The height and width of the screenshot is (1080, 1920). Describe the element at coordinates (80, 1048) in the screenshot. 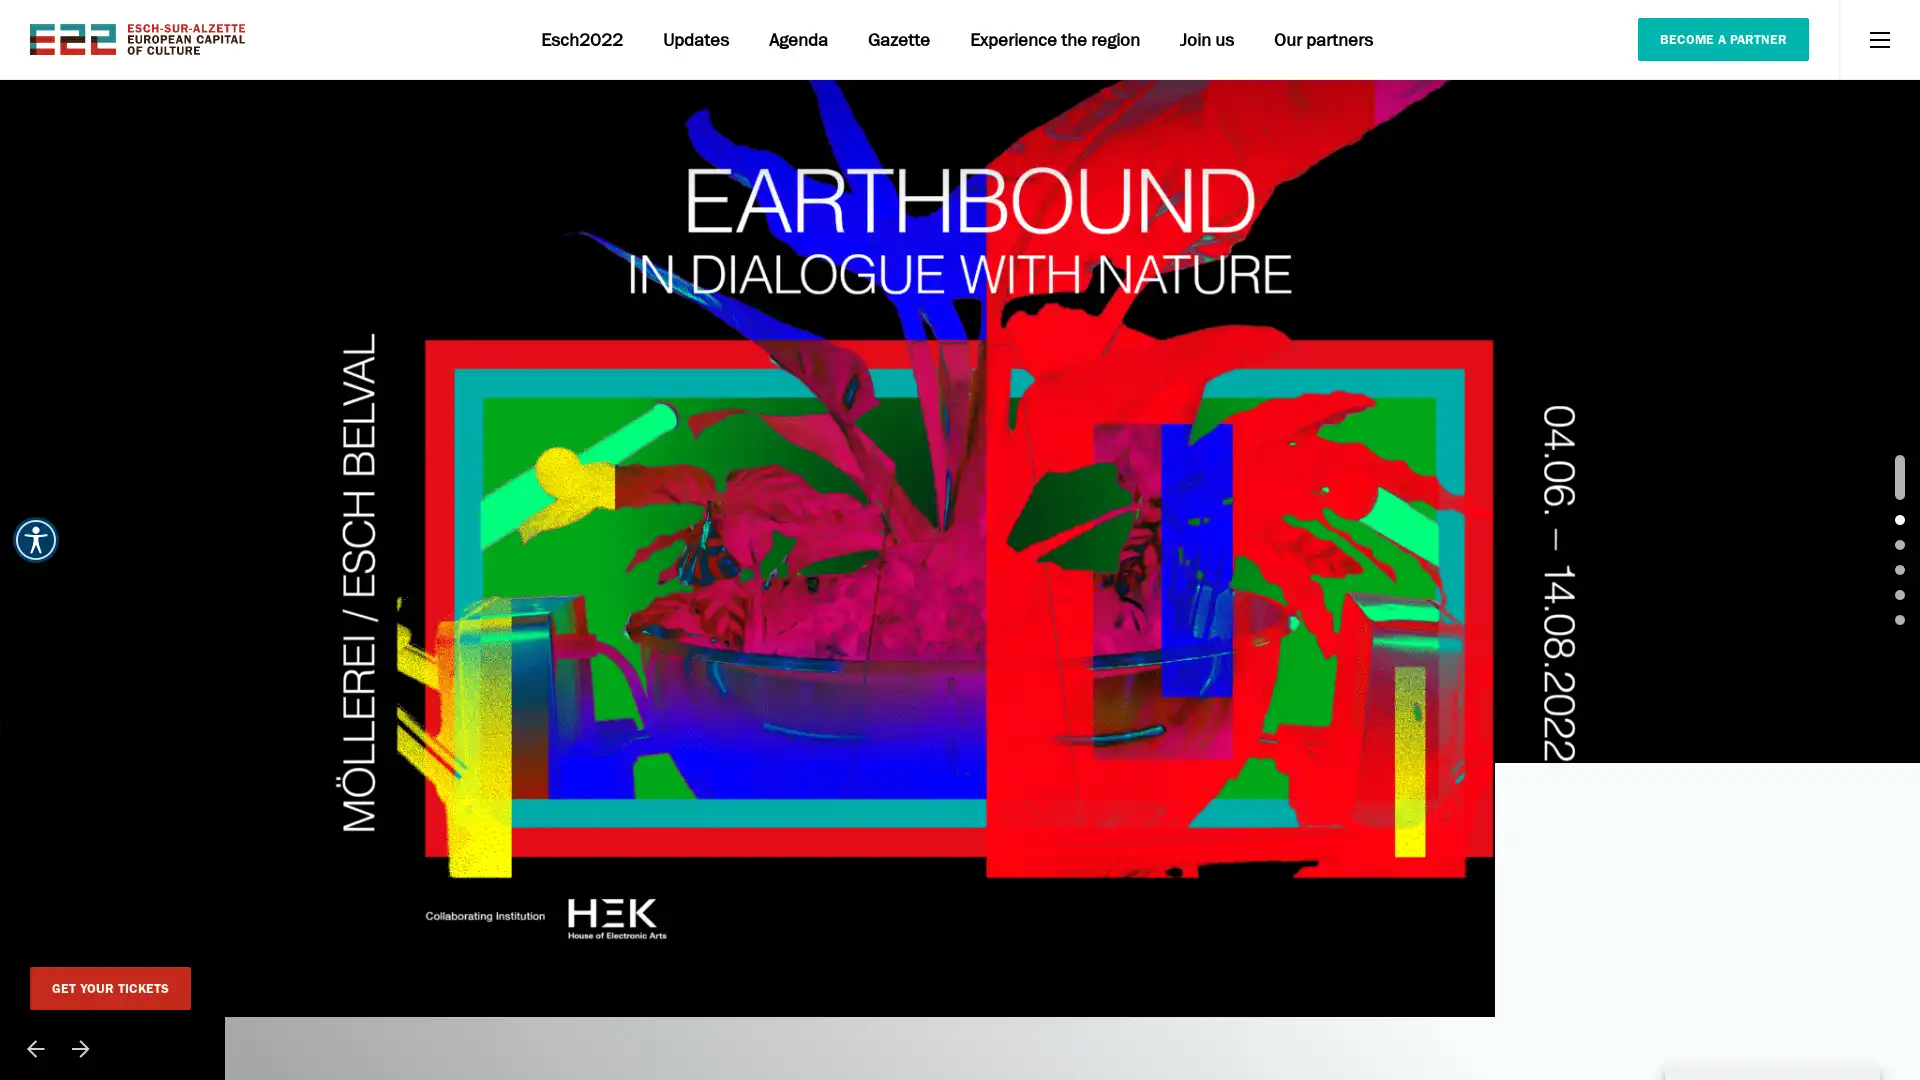

I see `Next` at that location.